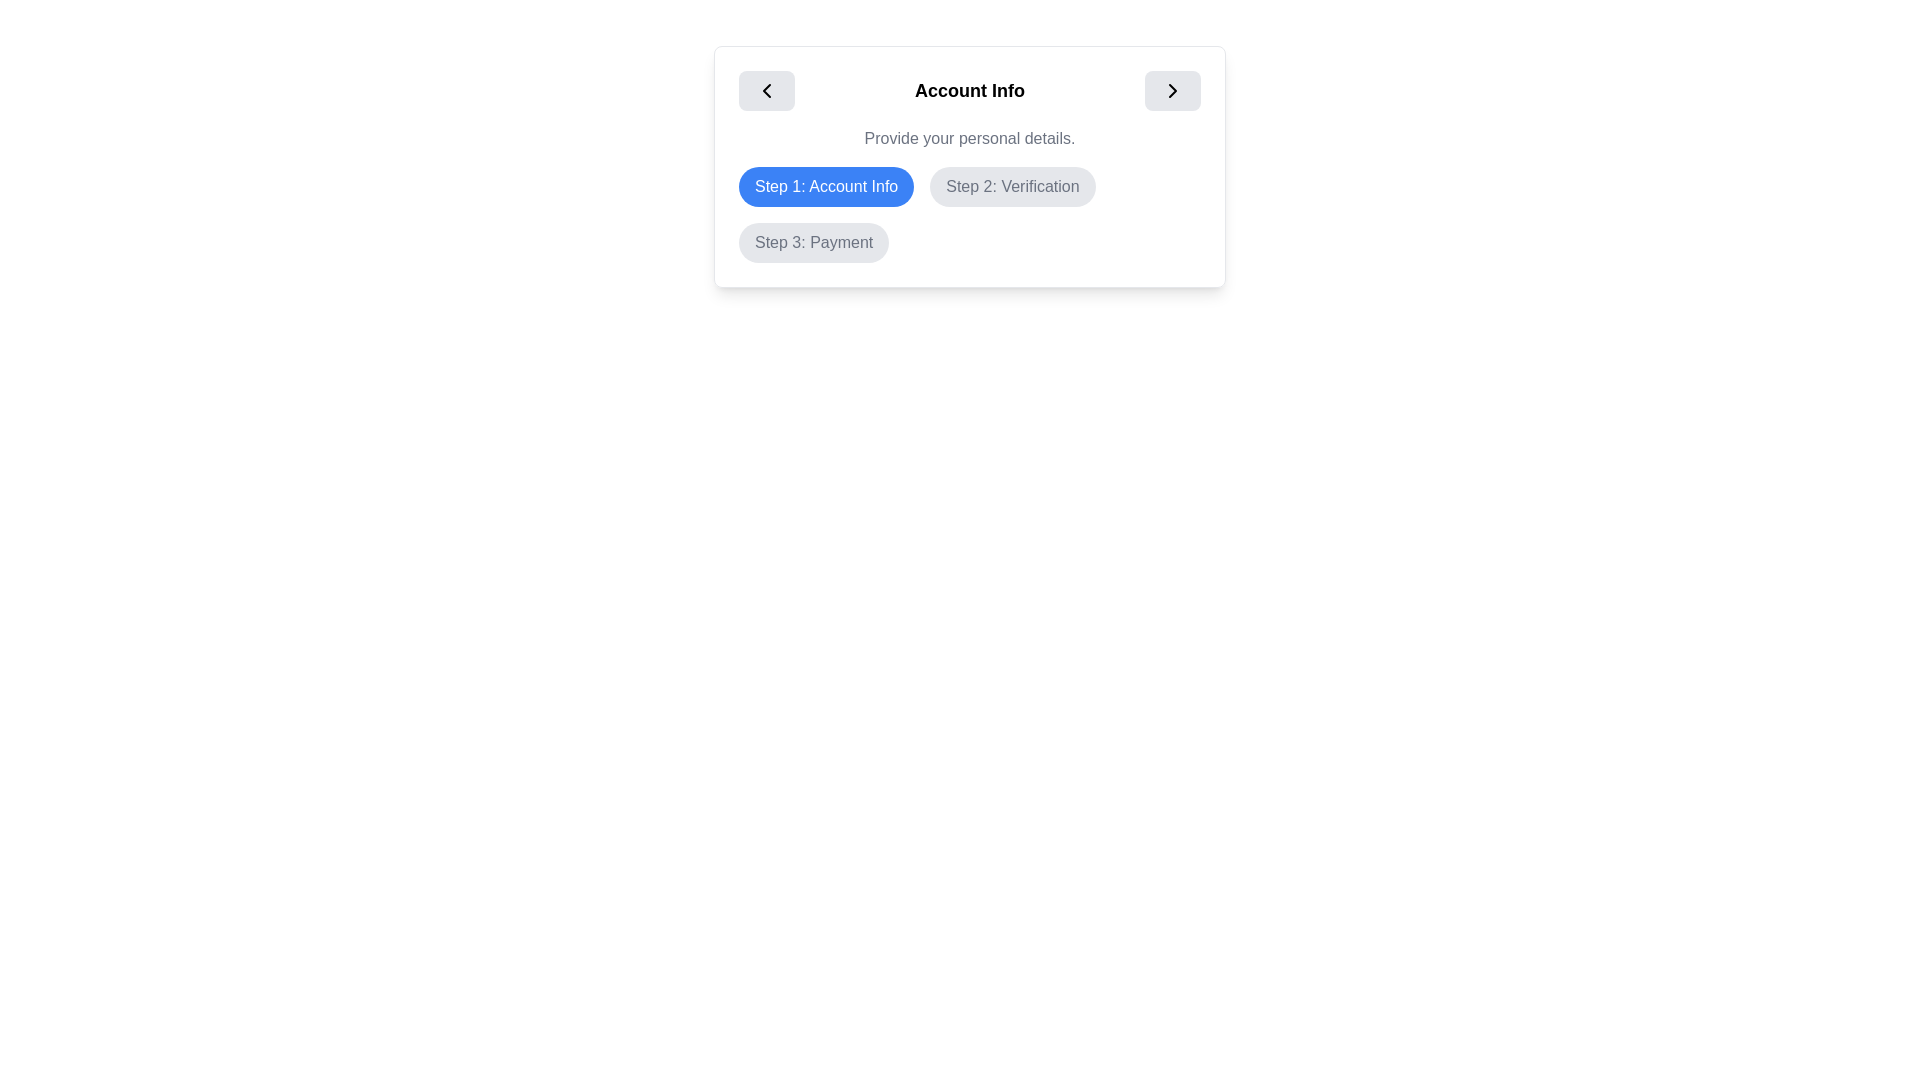  What do you see at coordinates (1172, 91) in the screenshot?
I see `the forward navigation icon located at the upper-right corner of the card button` at bounding box center [1172, 91].